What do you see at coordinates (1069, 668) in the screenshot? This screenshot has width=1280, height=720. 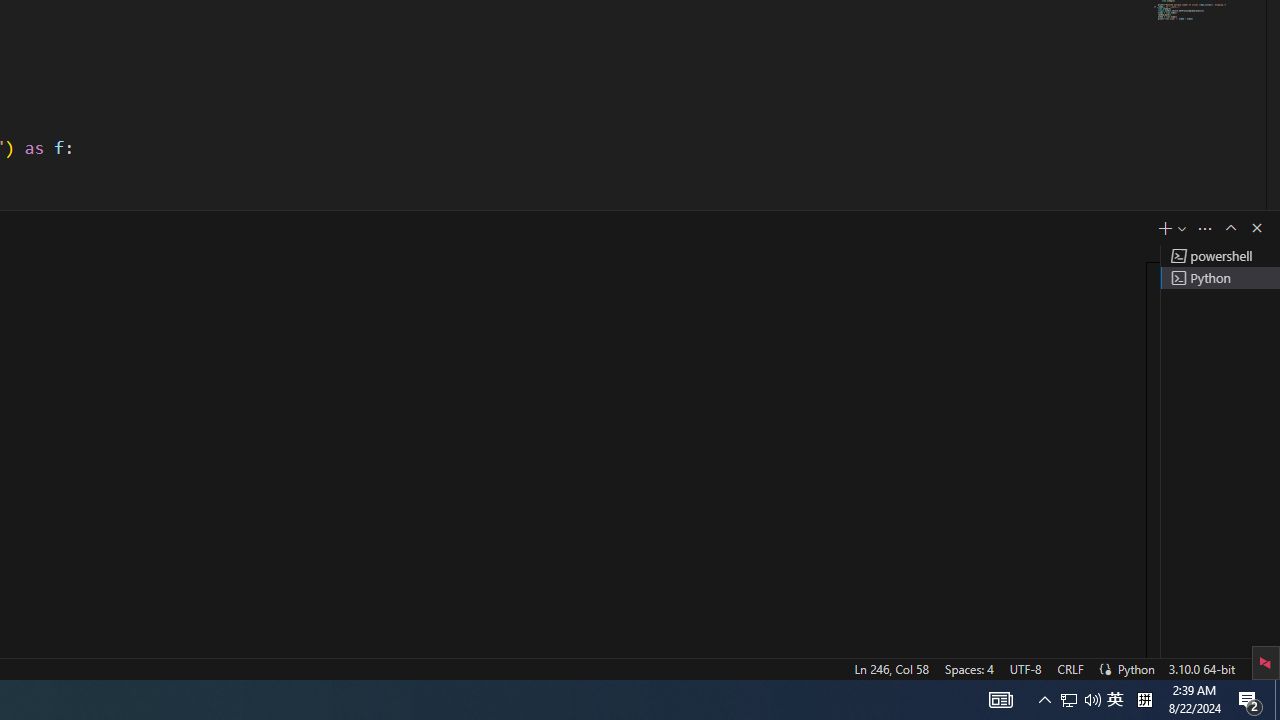 I see `'CRLF'` at bounding box center [1069, 668].